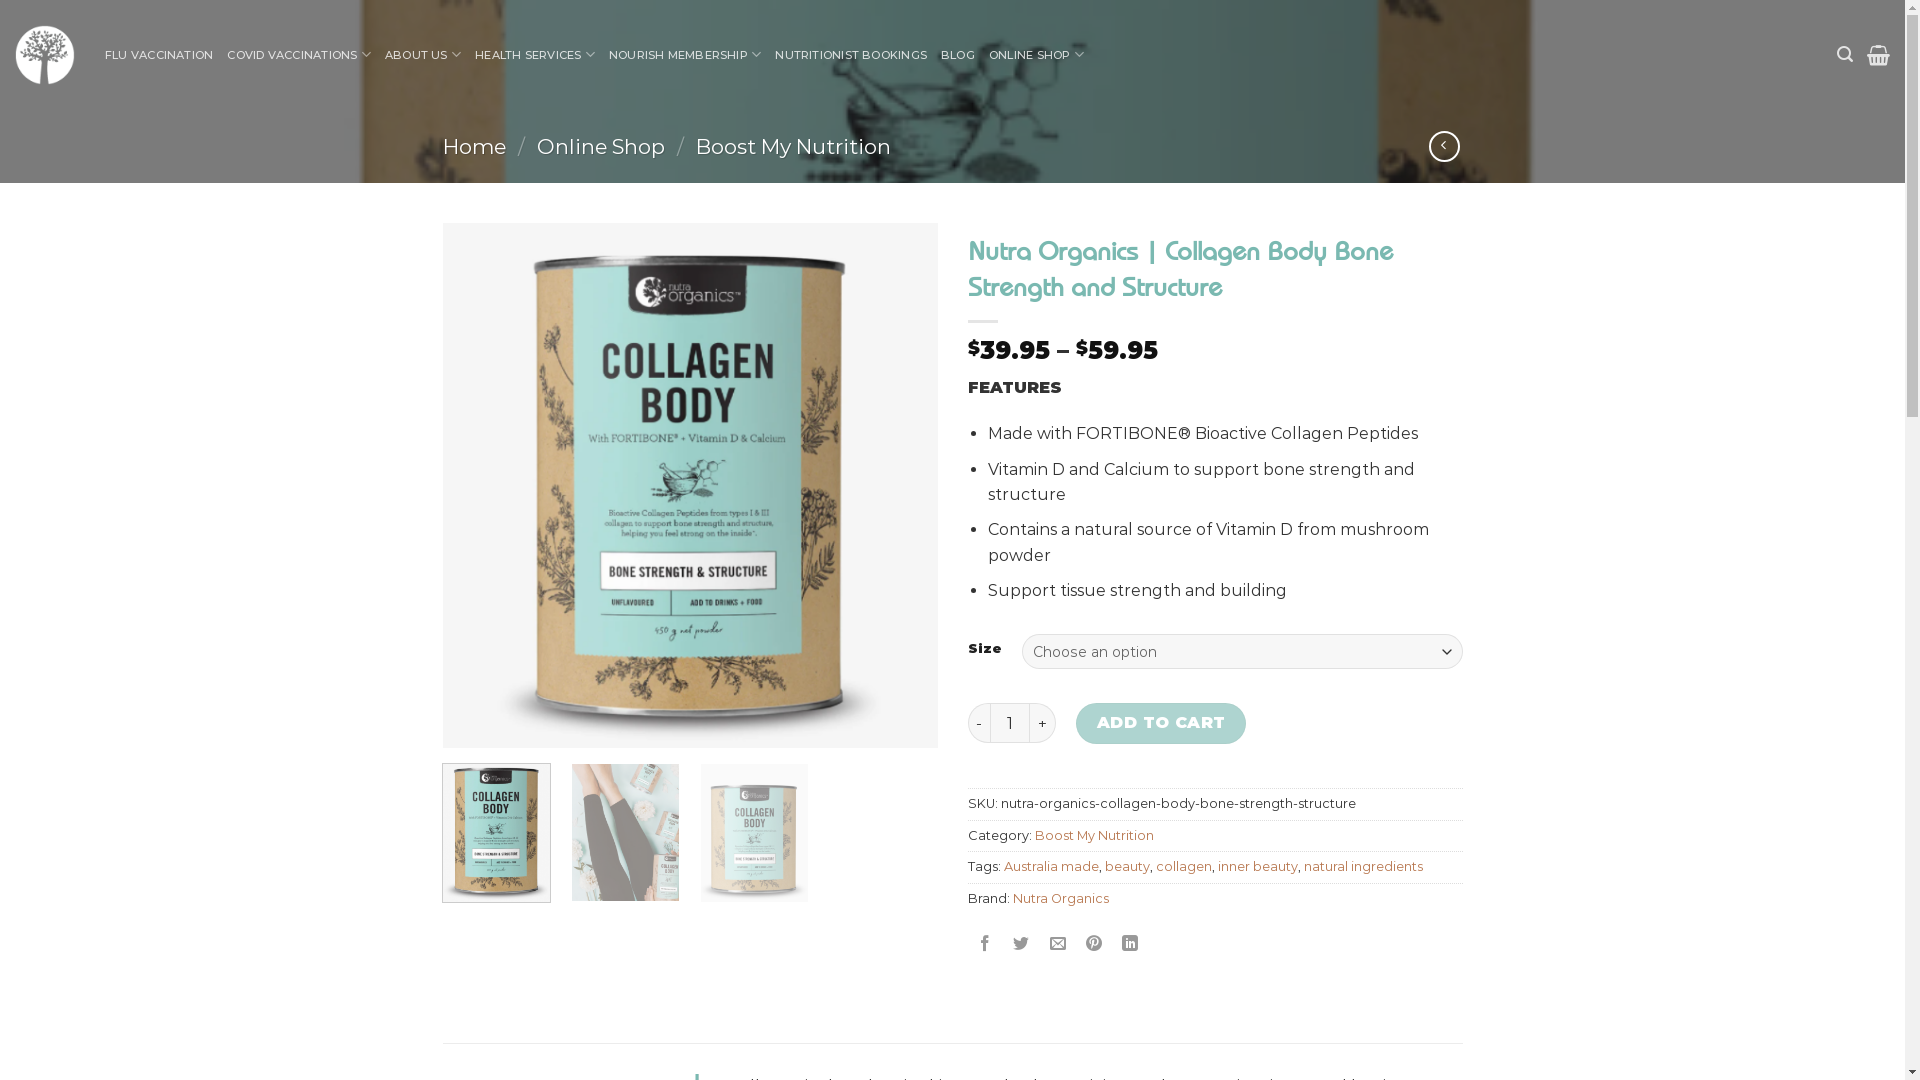 The image size is (1920, 1080). What do you see at coordinates (297, 53) in the screenshot?
I see `'COVID VACCINATIONS'` at bounding box center [297, 53].